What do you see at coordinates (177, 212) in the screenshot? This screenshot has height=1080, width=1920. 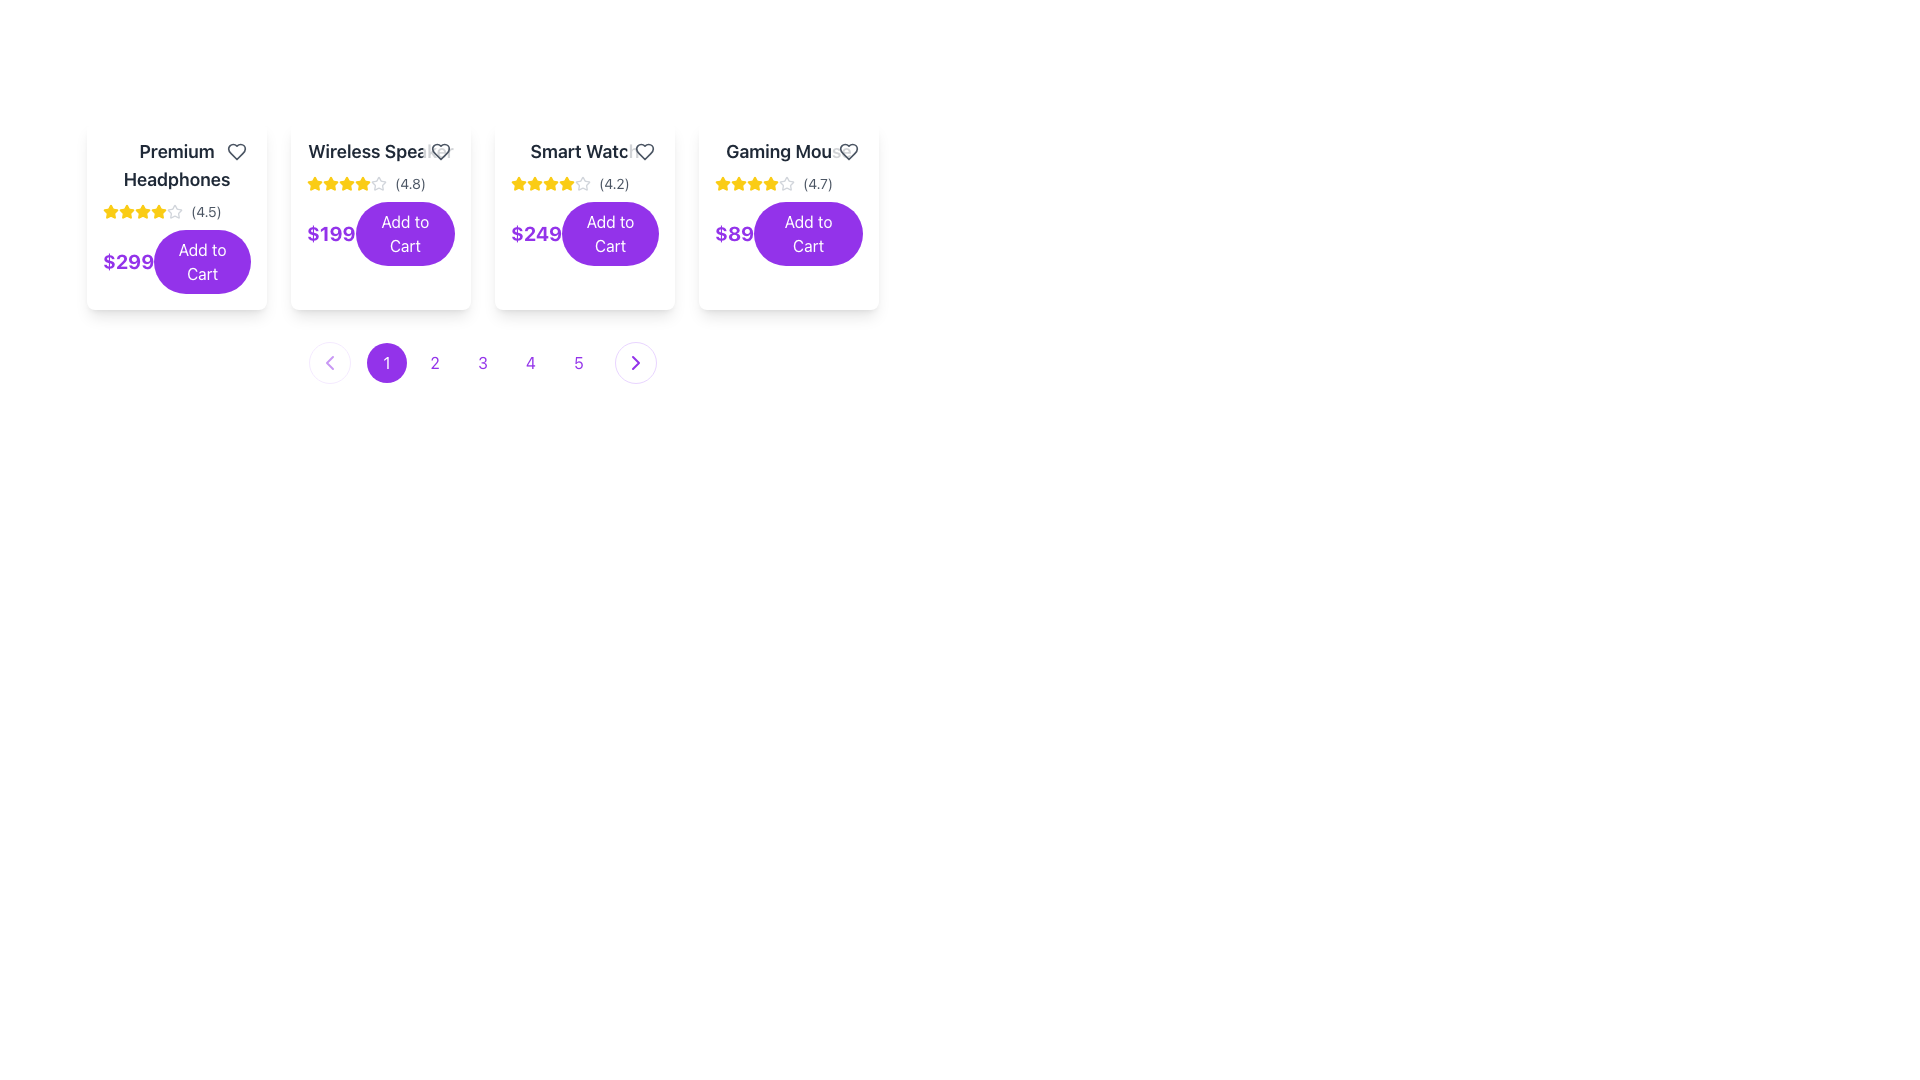 I see `rating value displayed as '(4.5)' on the rating indicator located below the product title 'Premium Headphones'` at bounding box center [177, 212].